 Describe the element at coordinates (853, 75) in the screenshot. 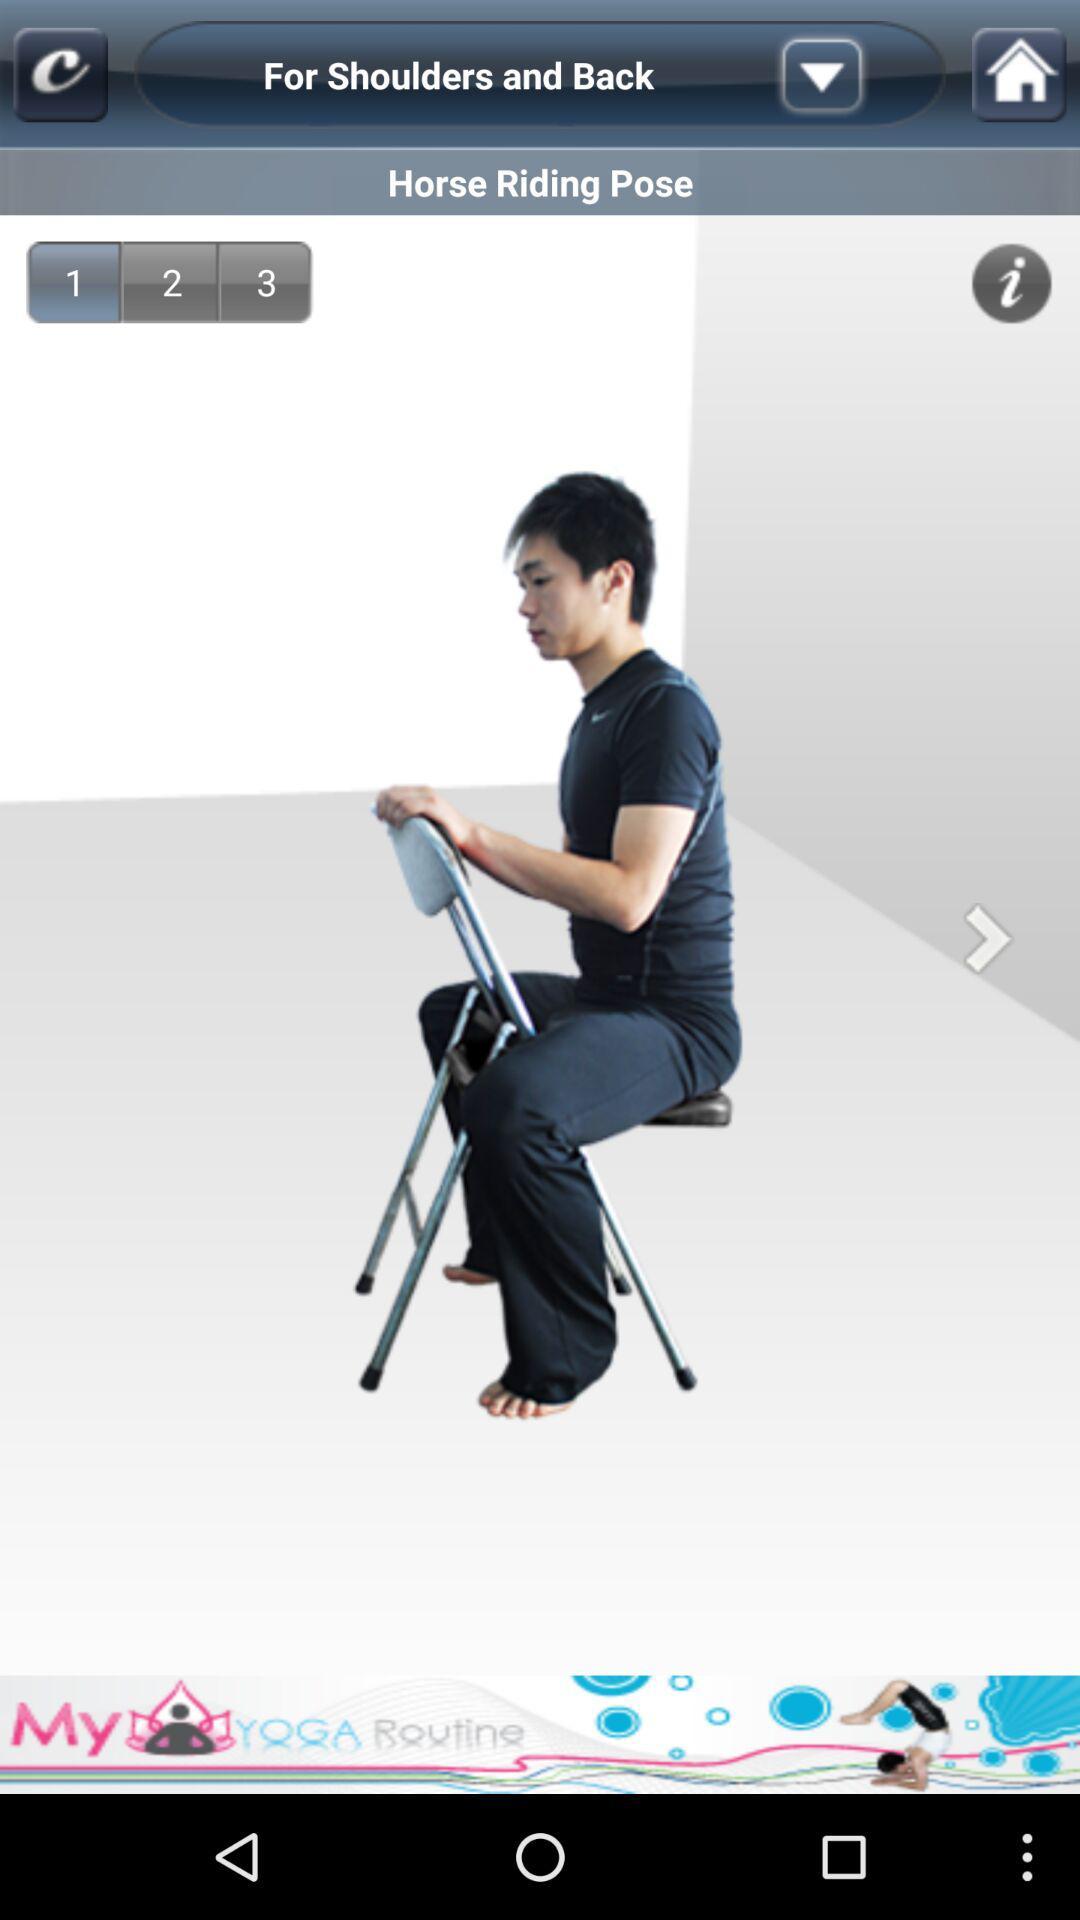

I see `more information` at that location.